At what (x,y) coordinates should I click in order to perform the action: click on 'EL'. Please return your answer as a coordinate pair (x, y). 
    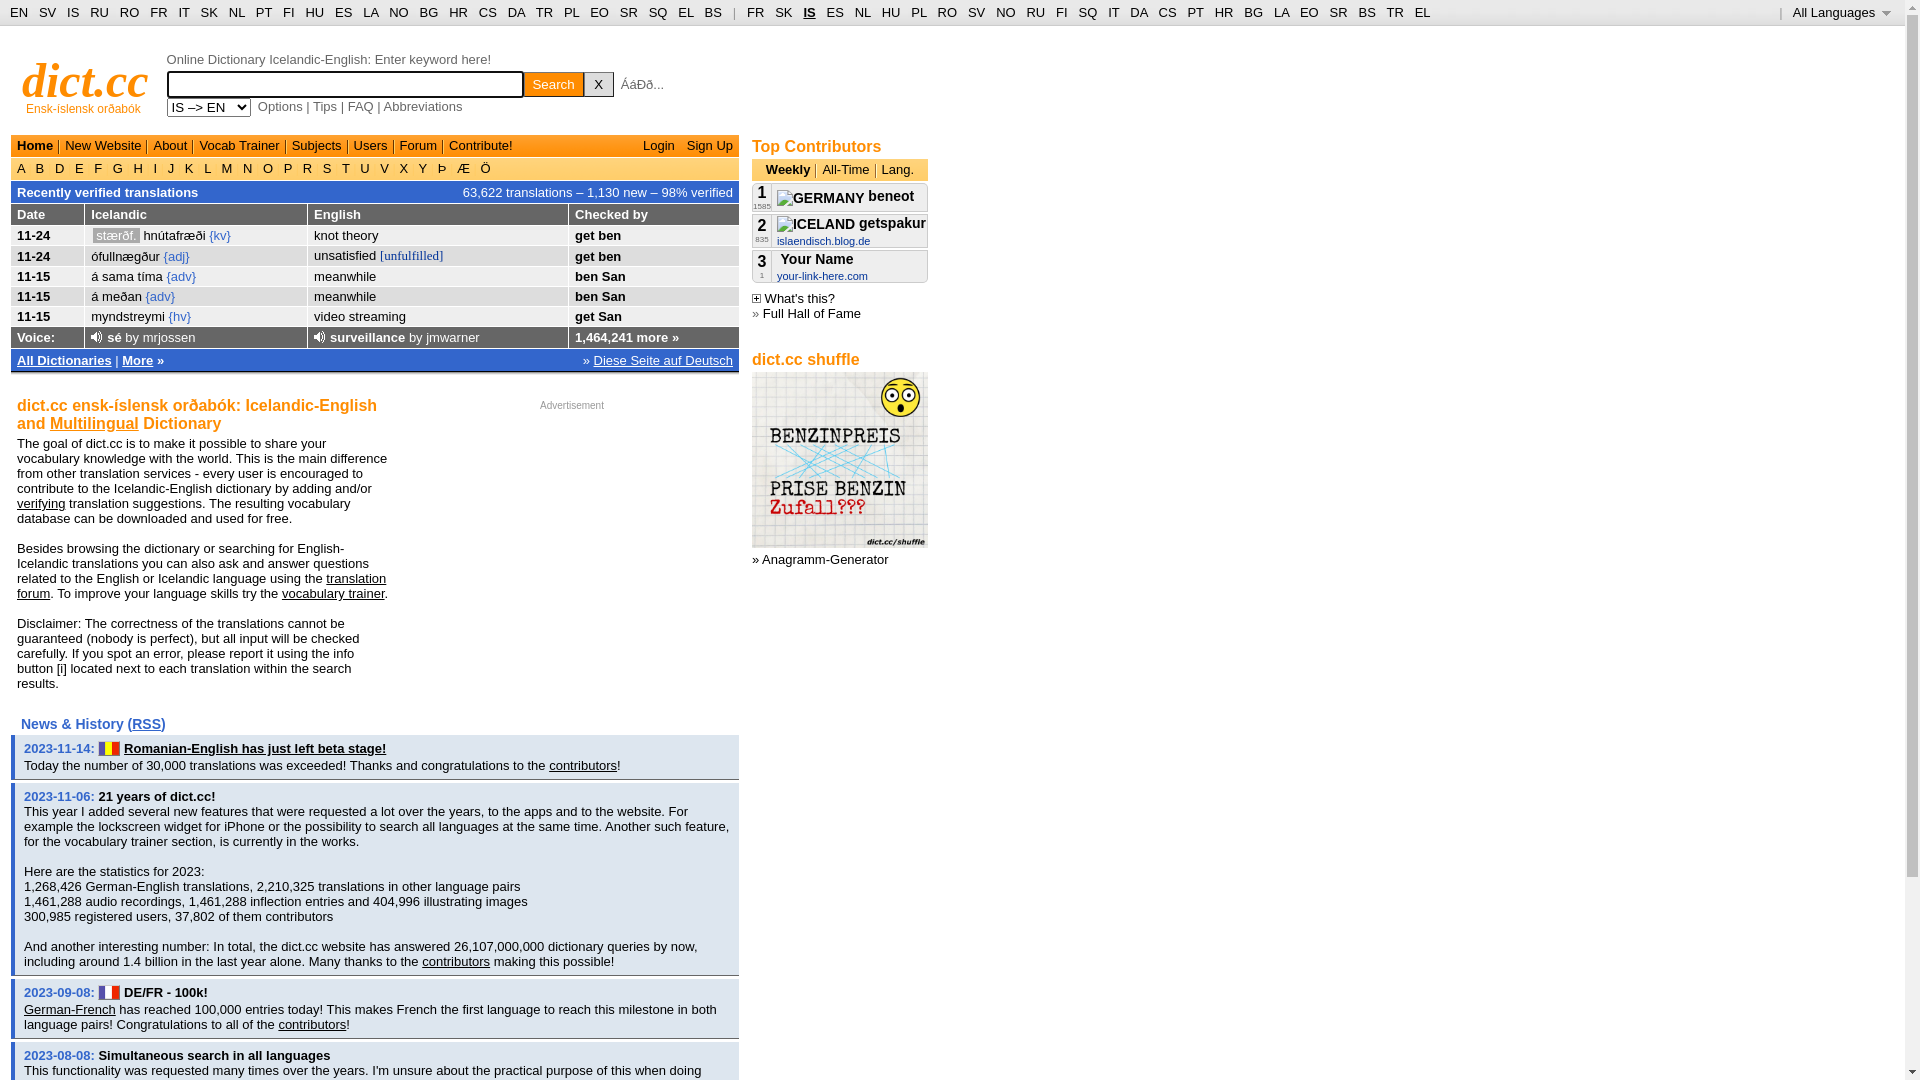
    Looking at the image, I should click on (677, 12).